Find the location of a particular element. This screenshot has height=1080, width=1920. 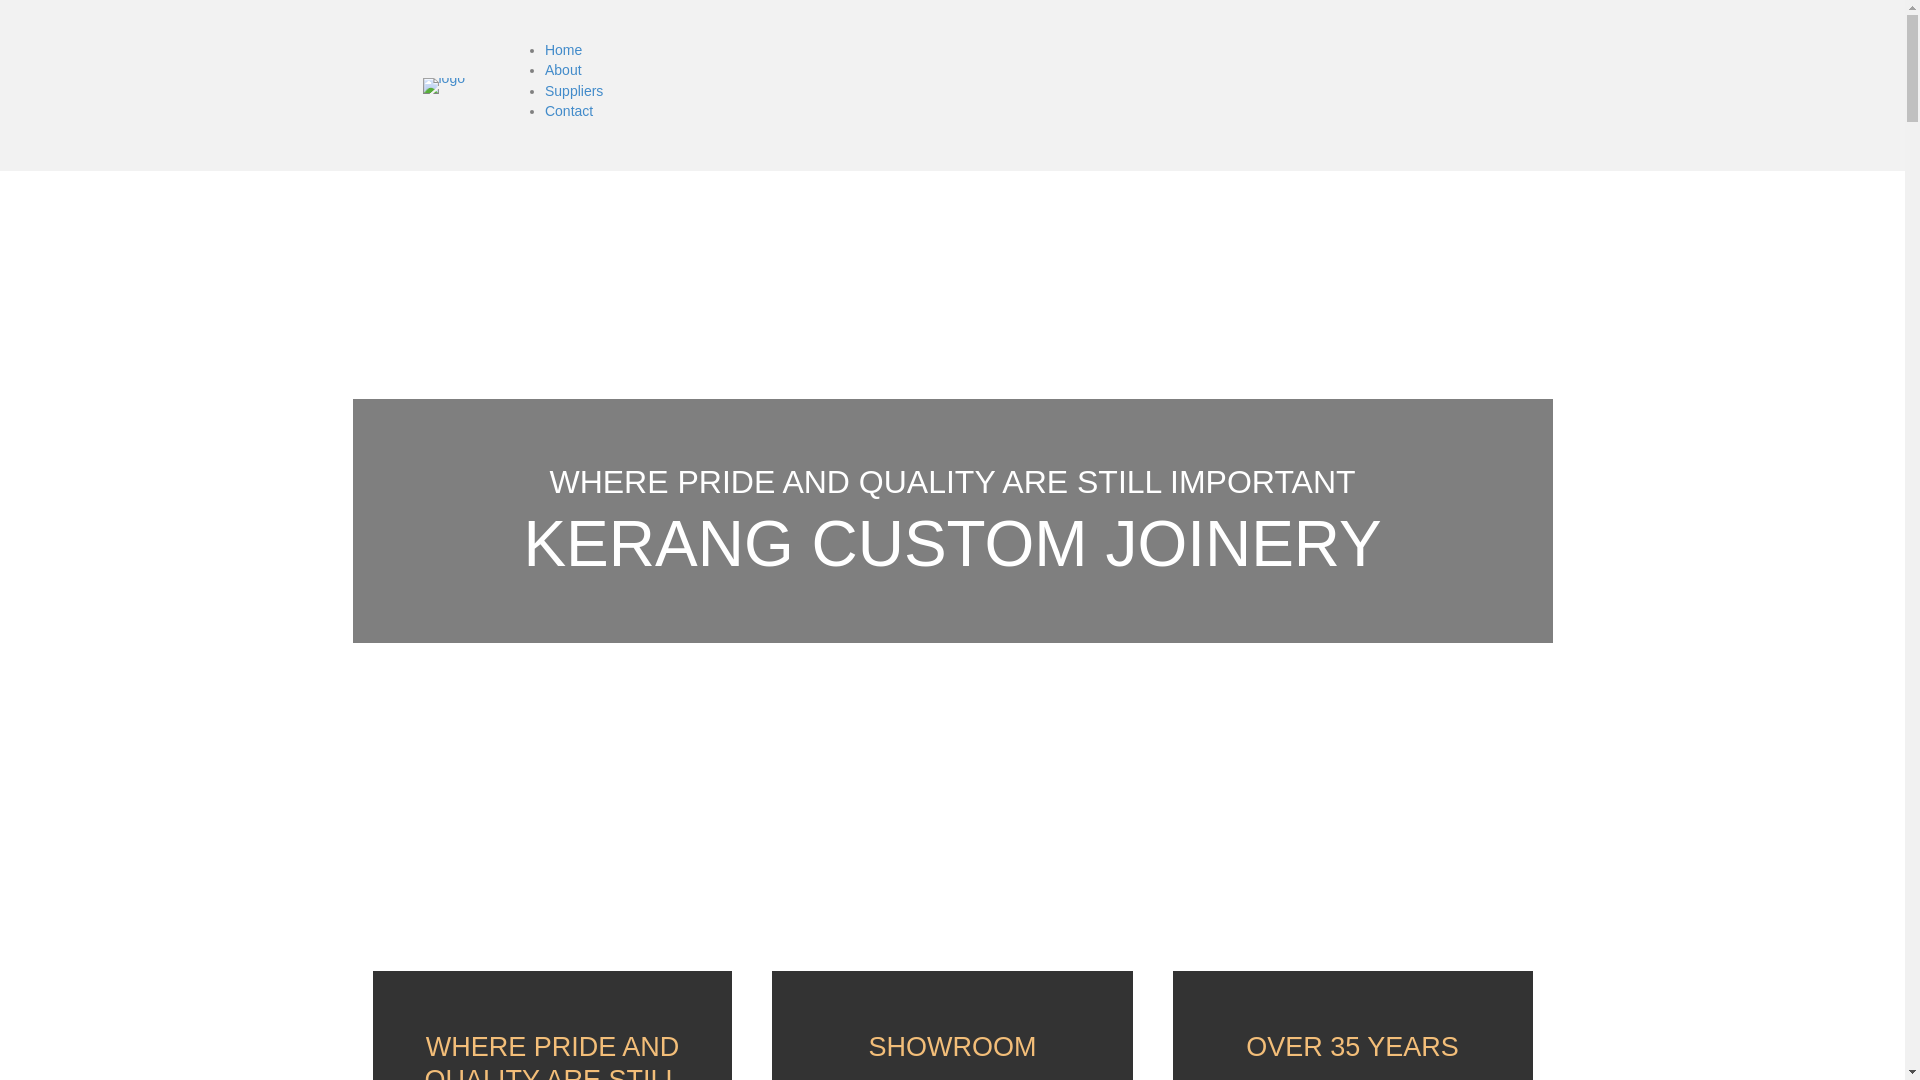

'Suppliers' is located at coordinates (573, 91).